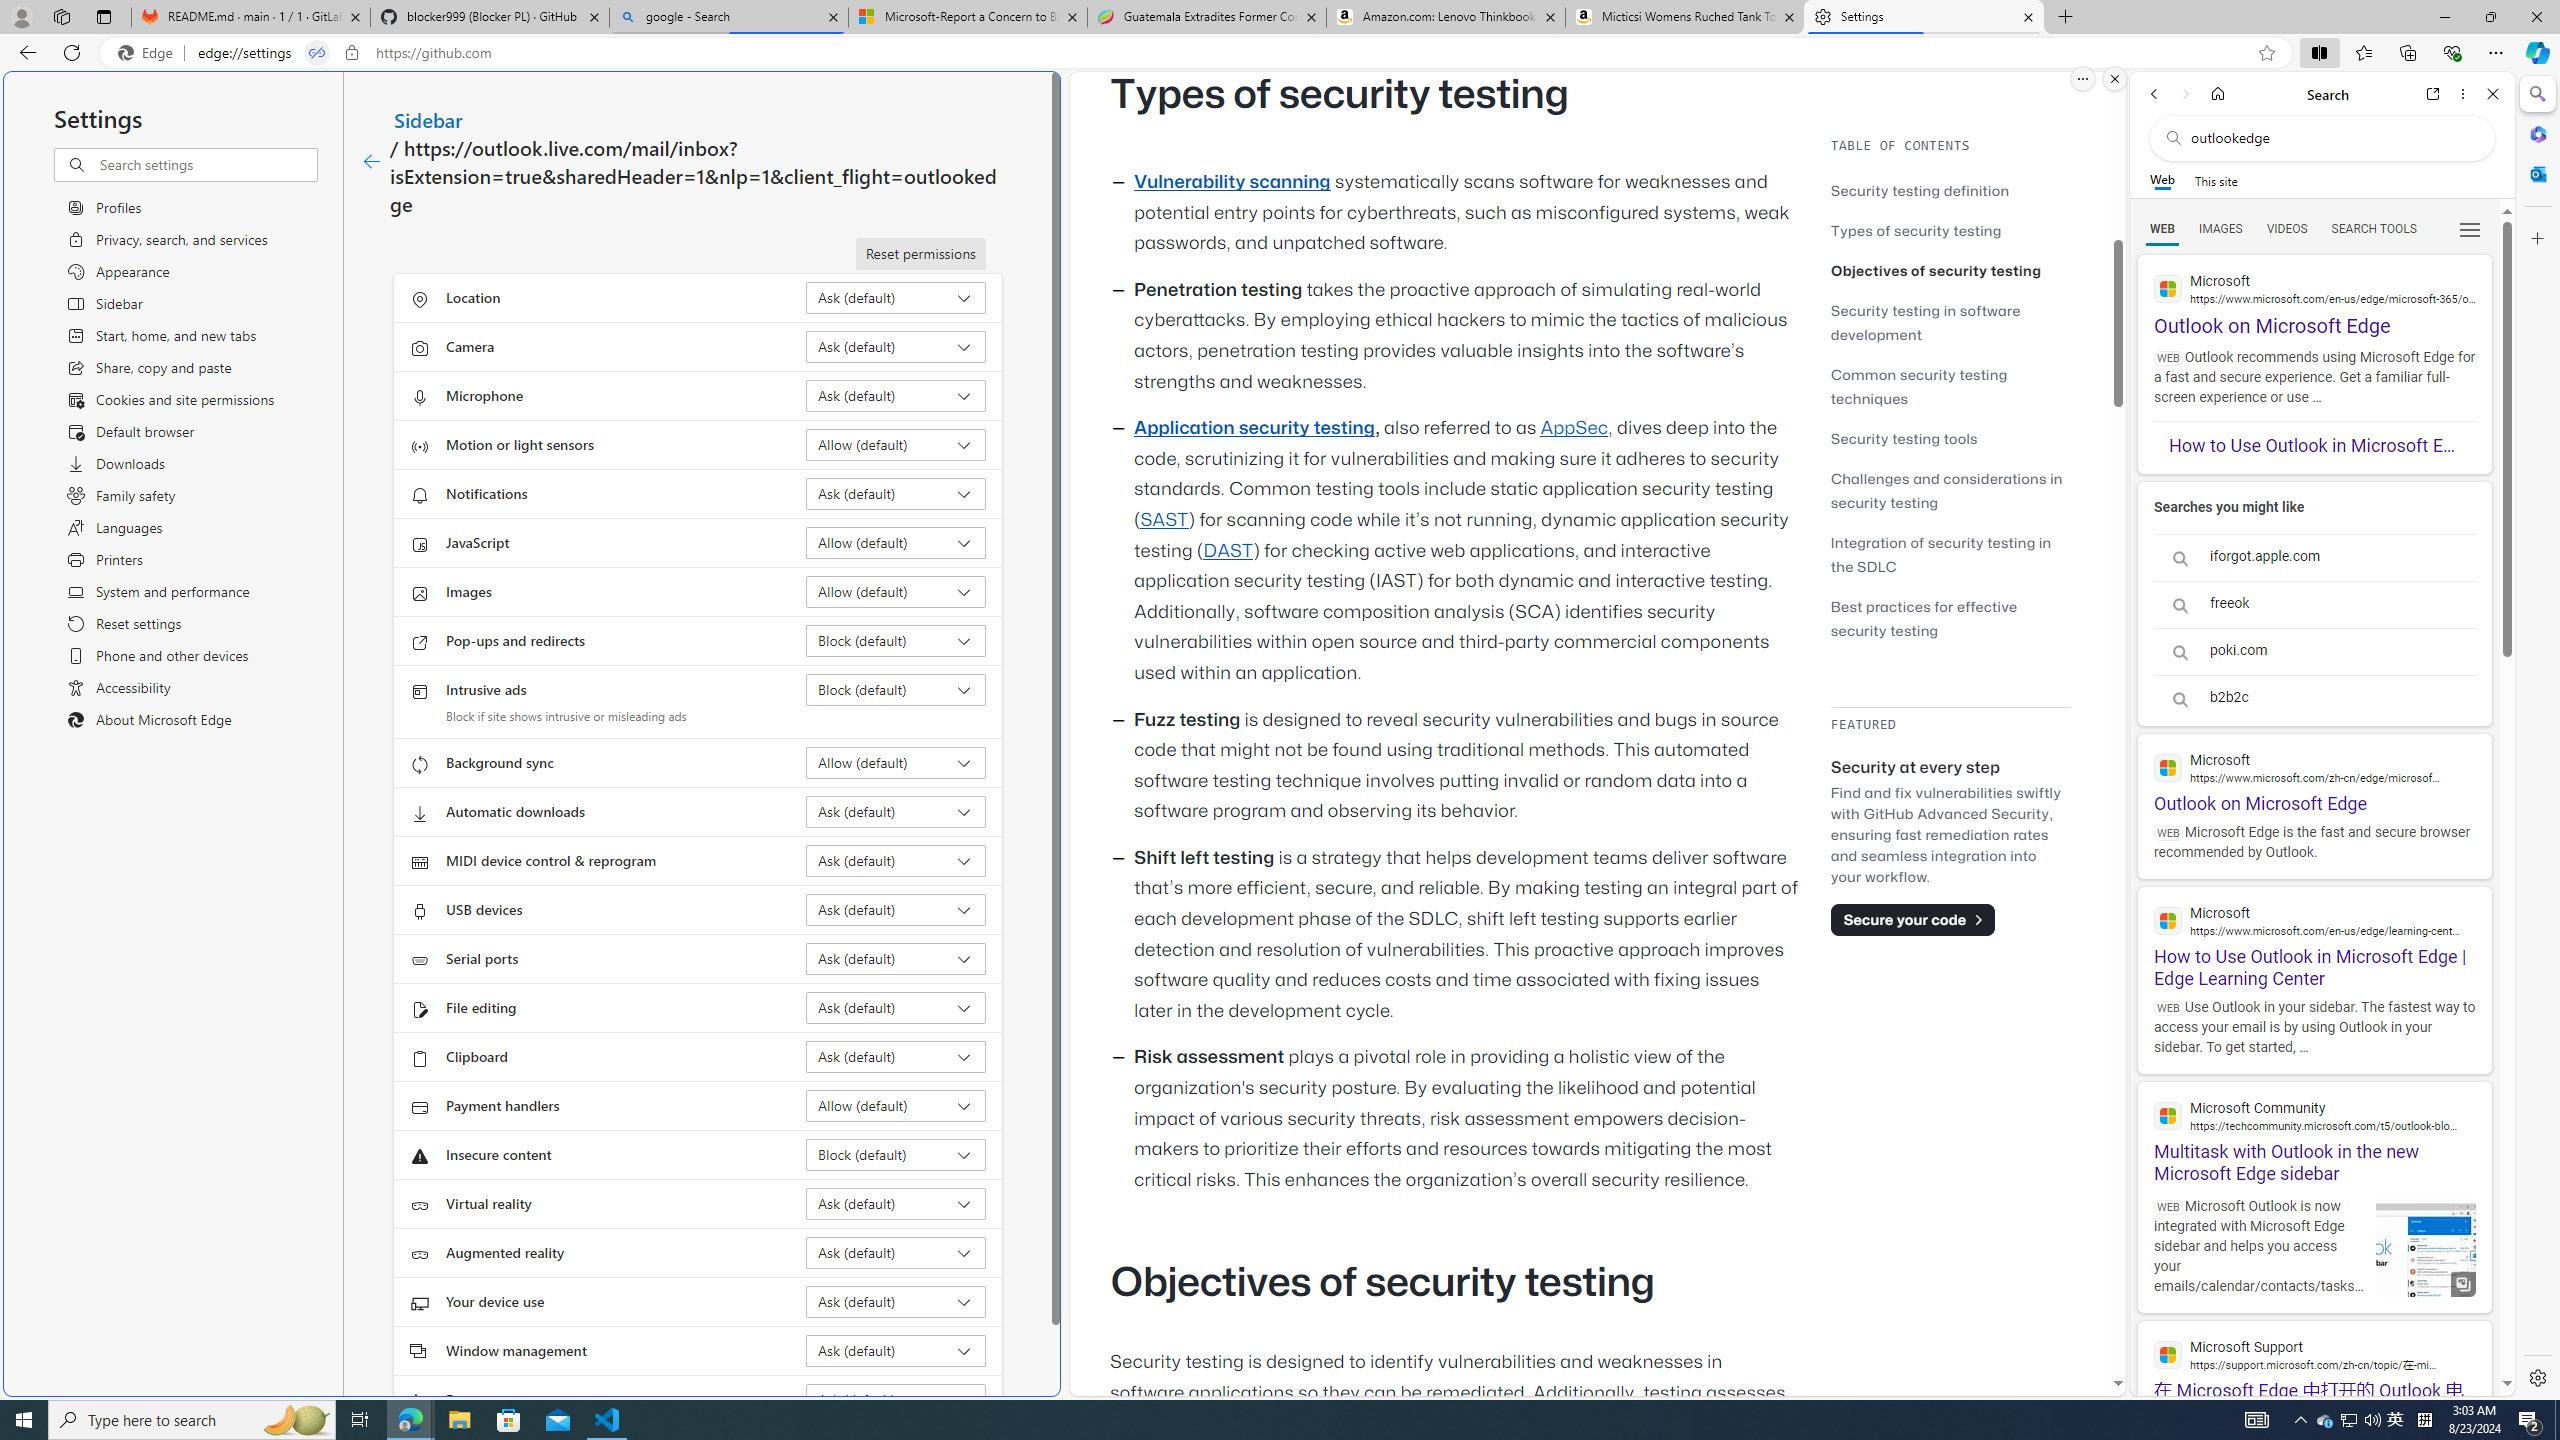  I want to click on 'Clipboard Ask (default)', so click(896, 1056).